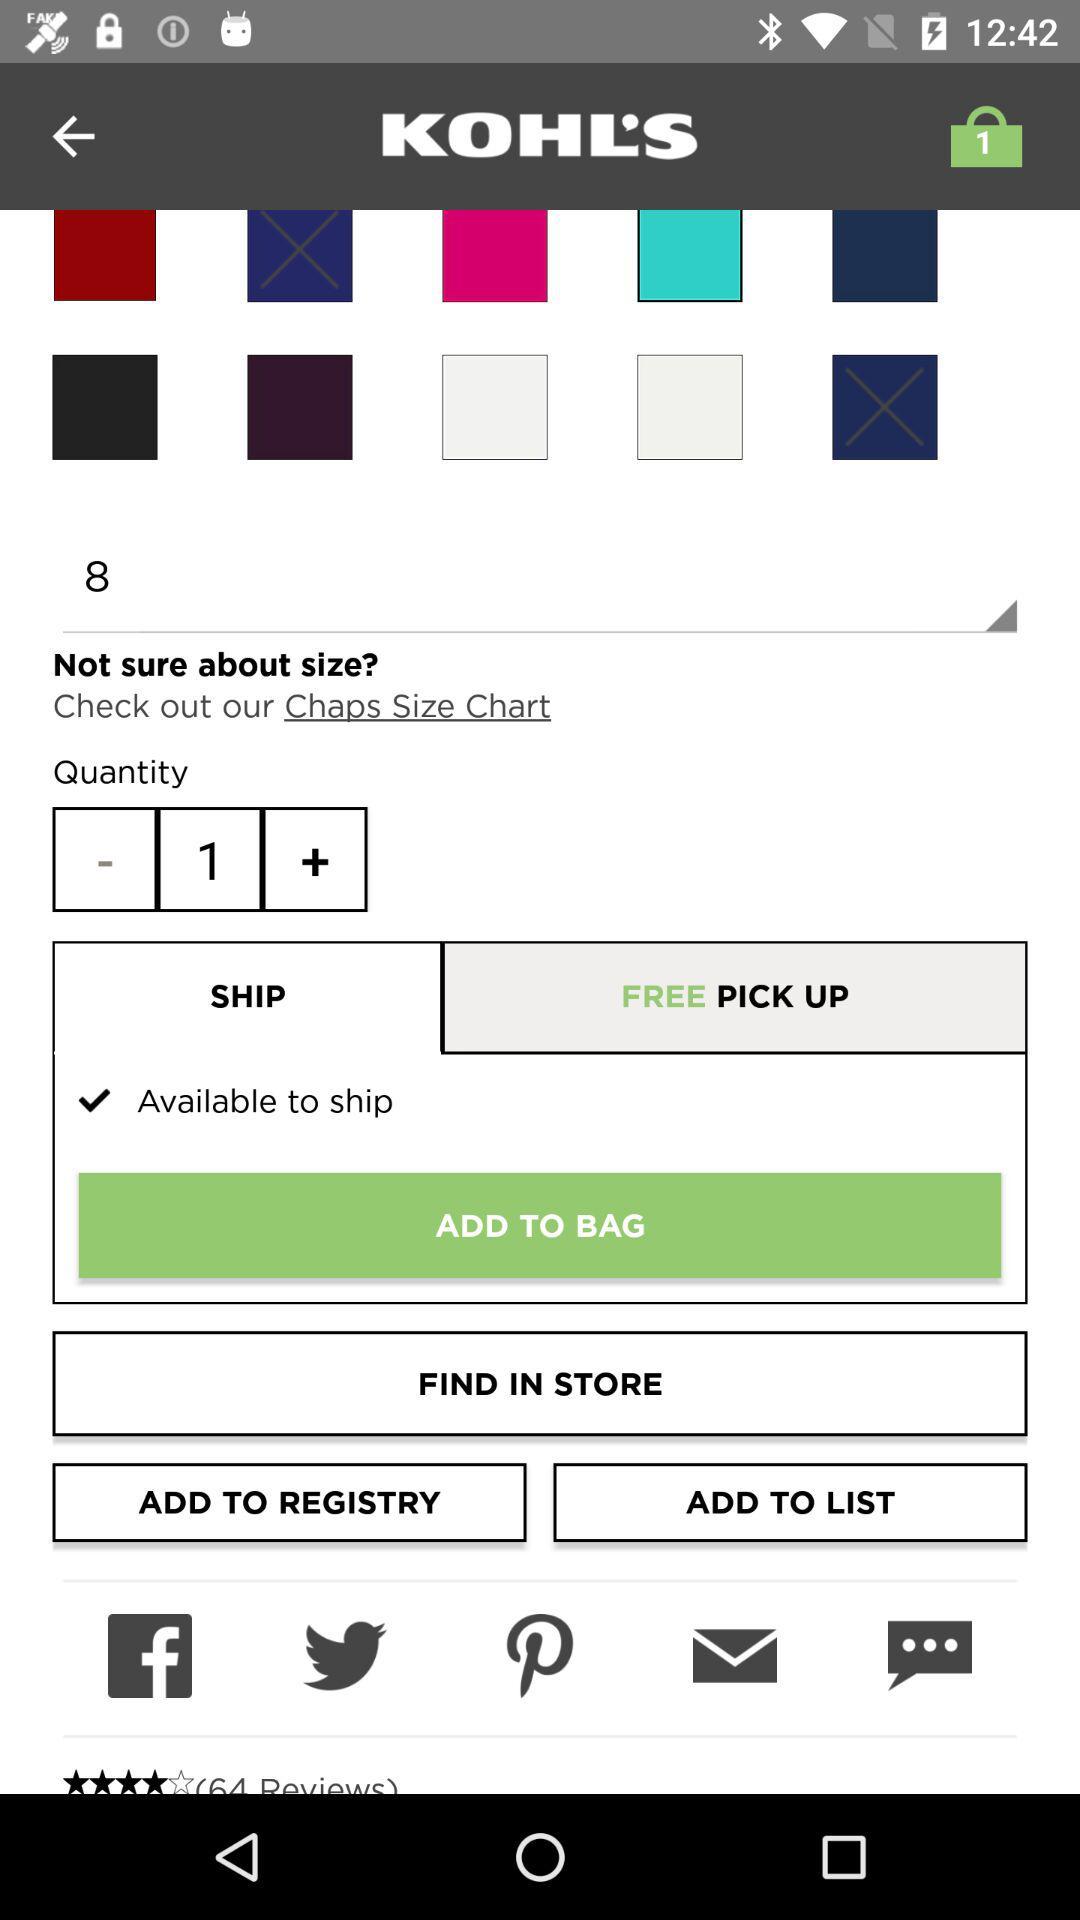 This screenshot has width=1080, height=1920. Describe the element at coordinates (300, 255) in the screenshot. I see `the column of select products` at that location.